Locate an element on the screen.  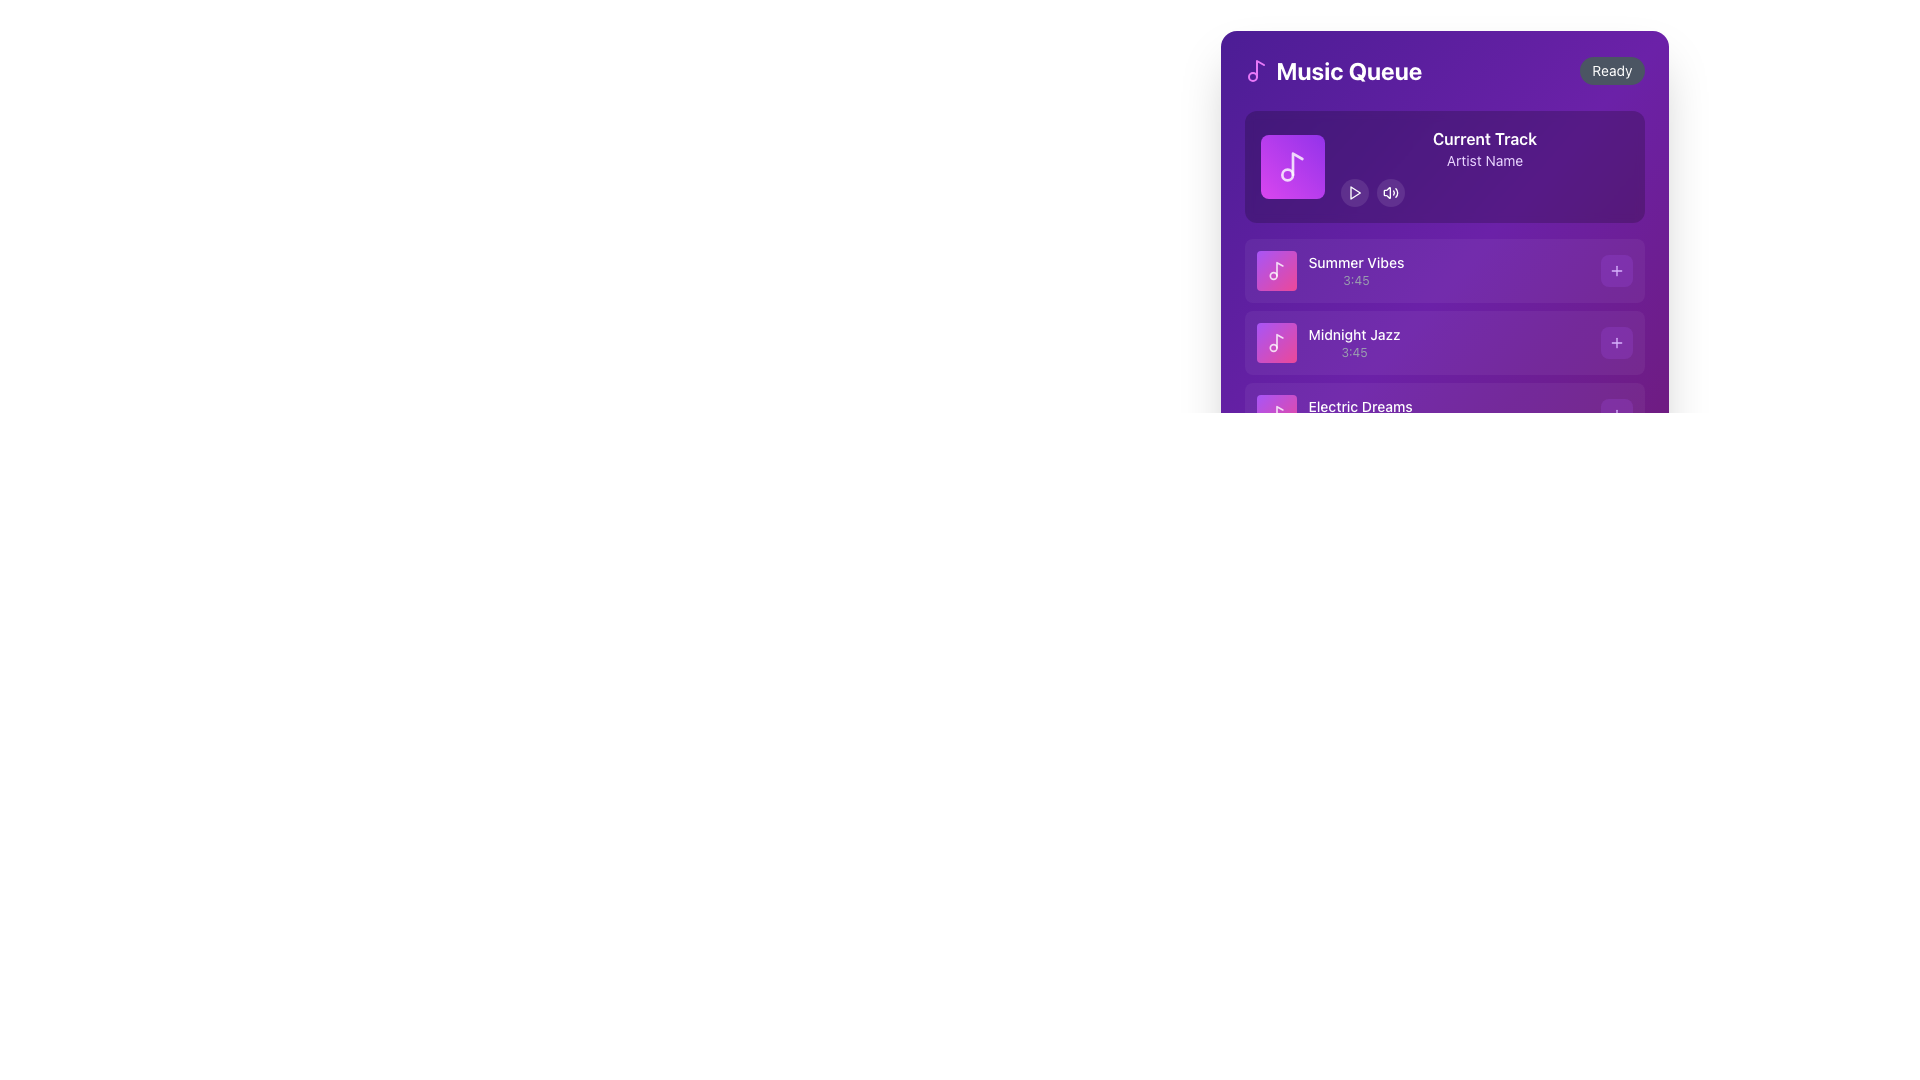
the Icon button located to the left of the text label 'Midnight Jazz 3:45', which visually represents the music track is located at coordinates (1275, 342).